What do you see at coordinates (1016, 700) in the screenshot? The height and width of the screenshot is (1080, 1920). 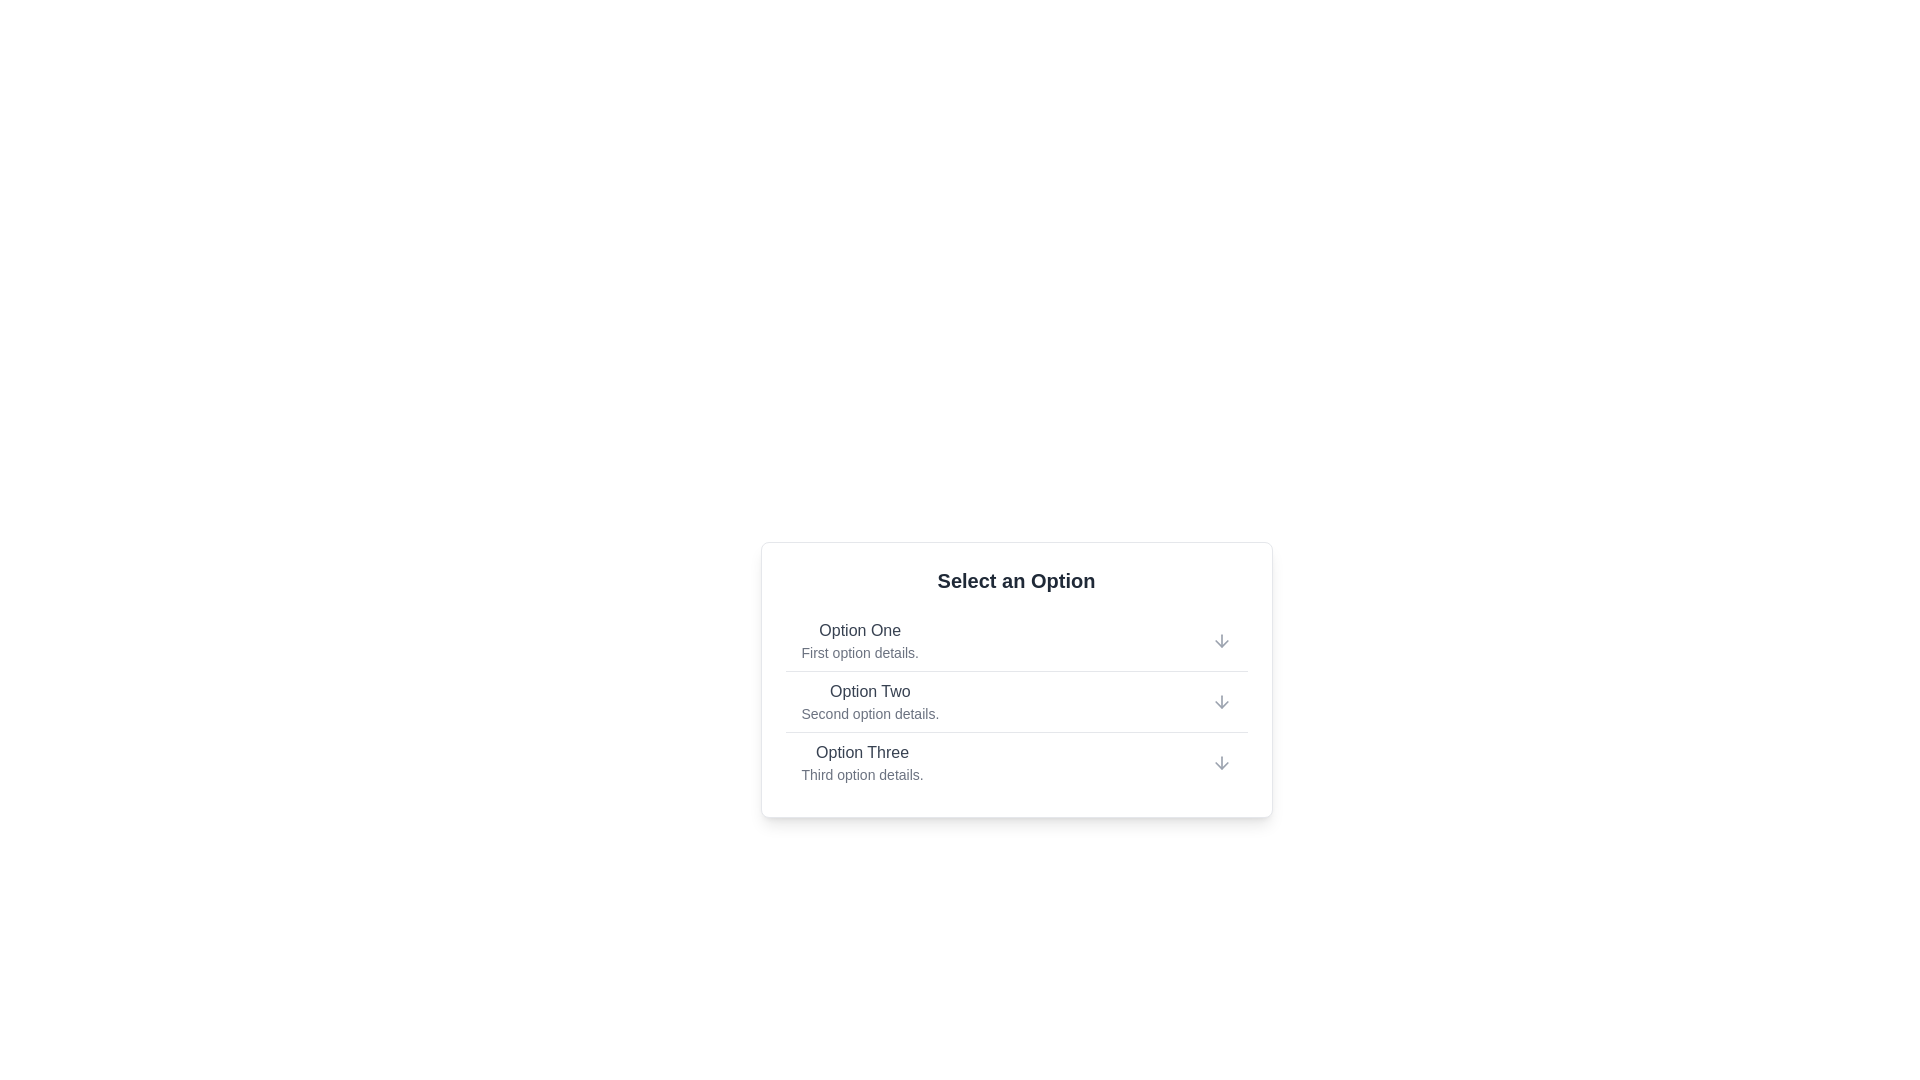 I see `the second item in the interactive list, located beneath 'Option One' and above 'Option Three', to trigger the highlight effect` at bounding box center [1016, 700].